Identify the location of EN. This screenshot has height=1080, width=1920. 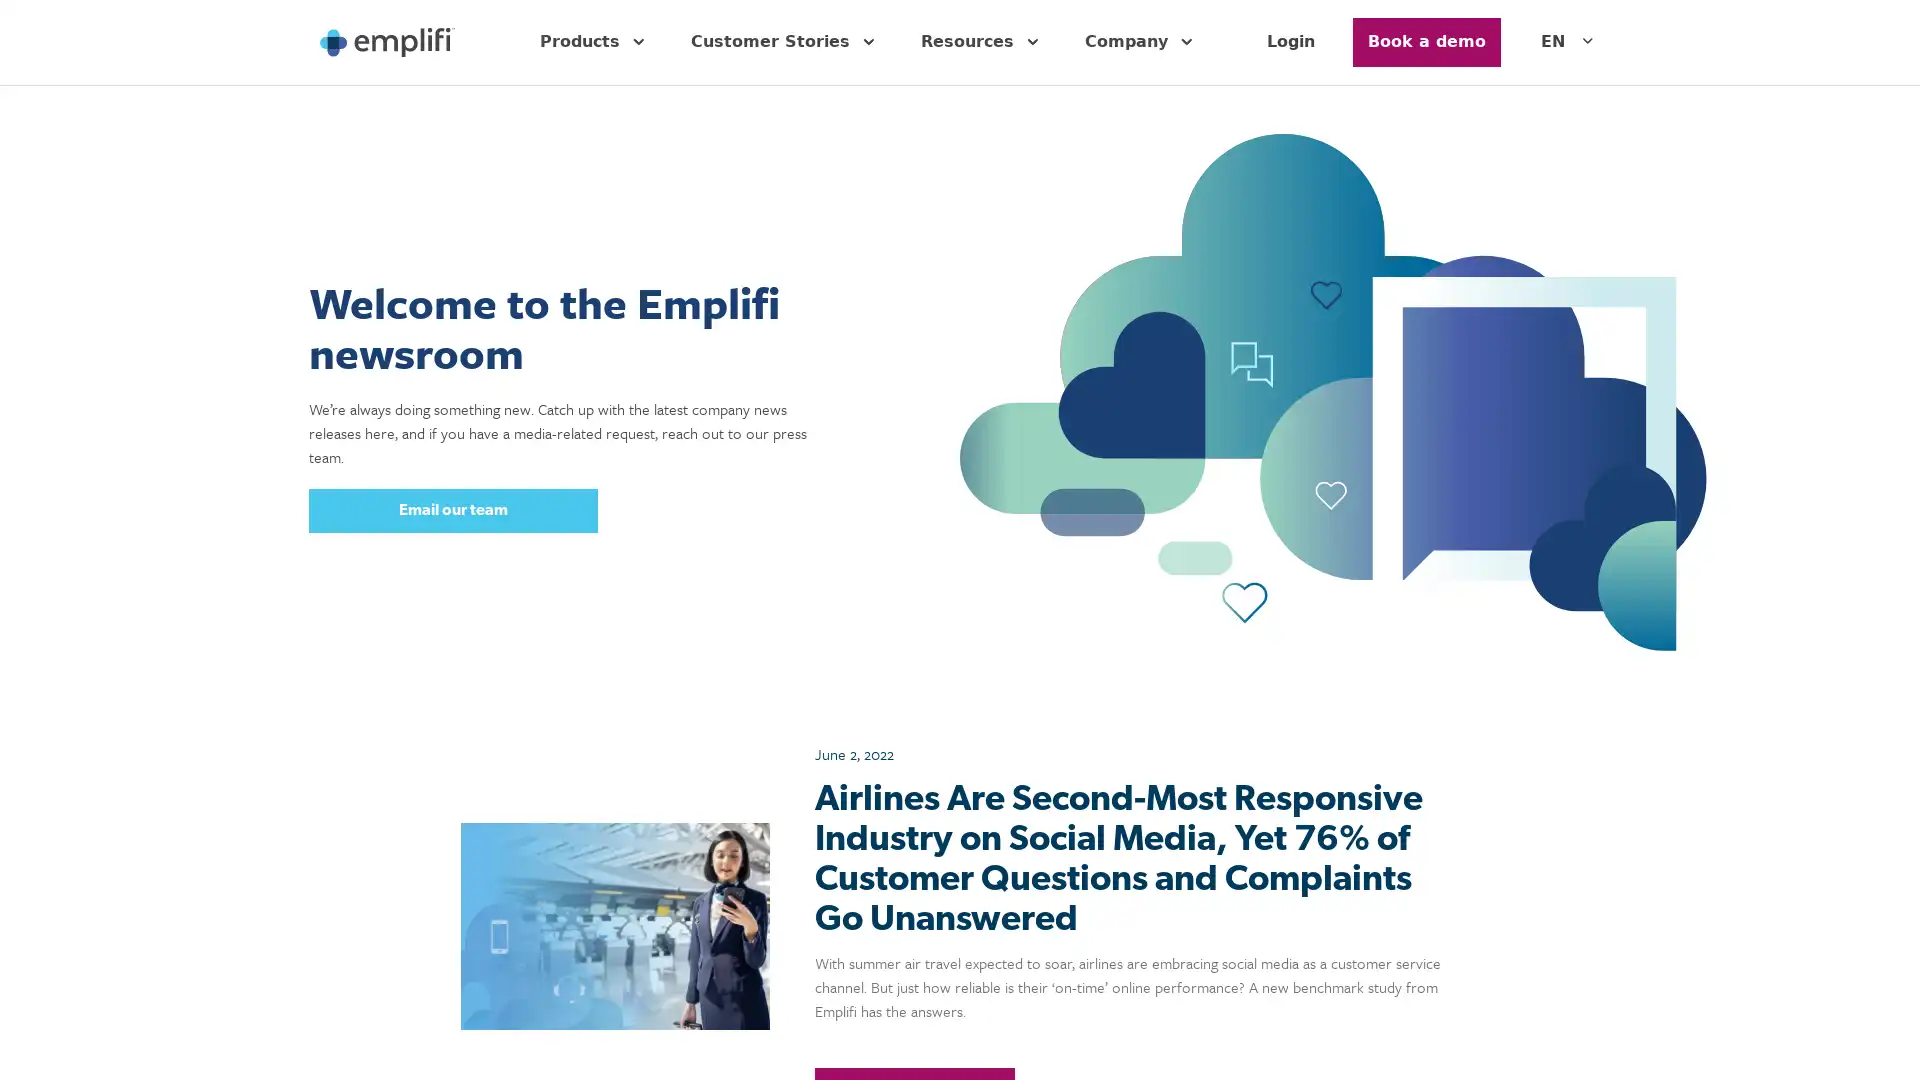
(1569, 42).